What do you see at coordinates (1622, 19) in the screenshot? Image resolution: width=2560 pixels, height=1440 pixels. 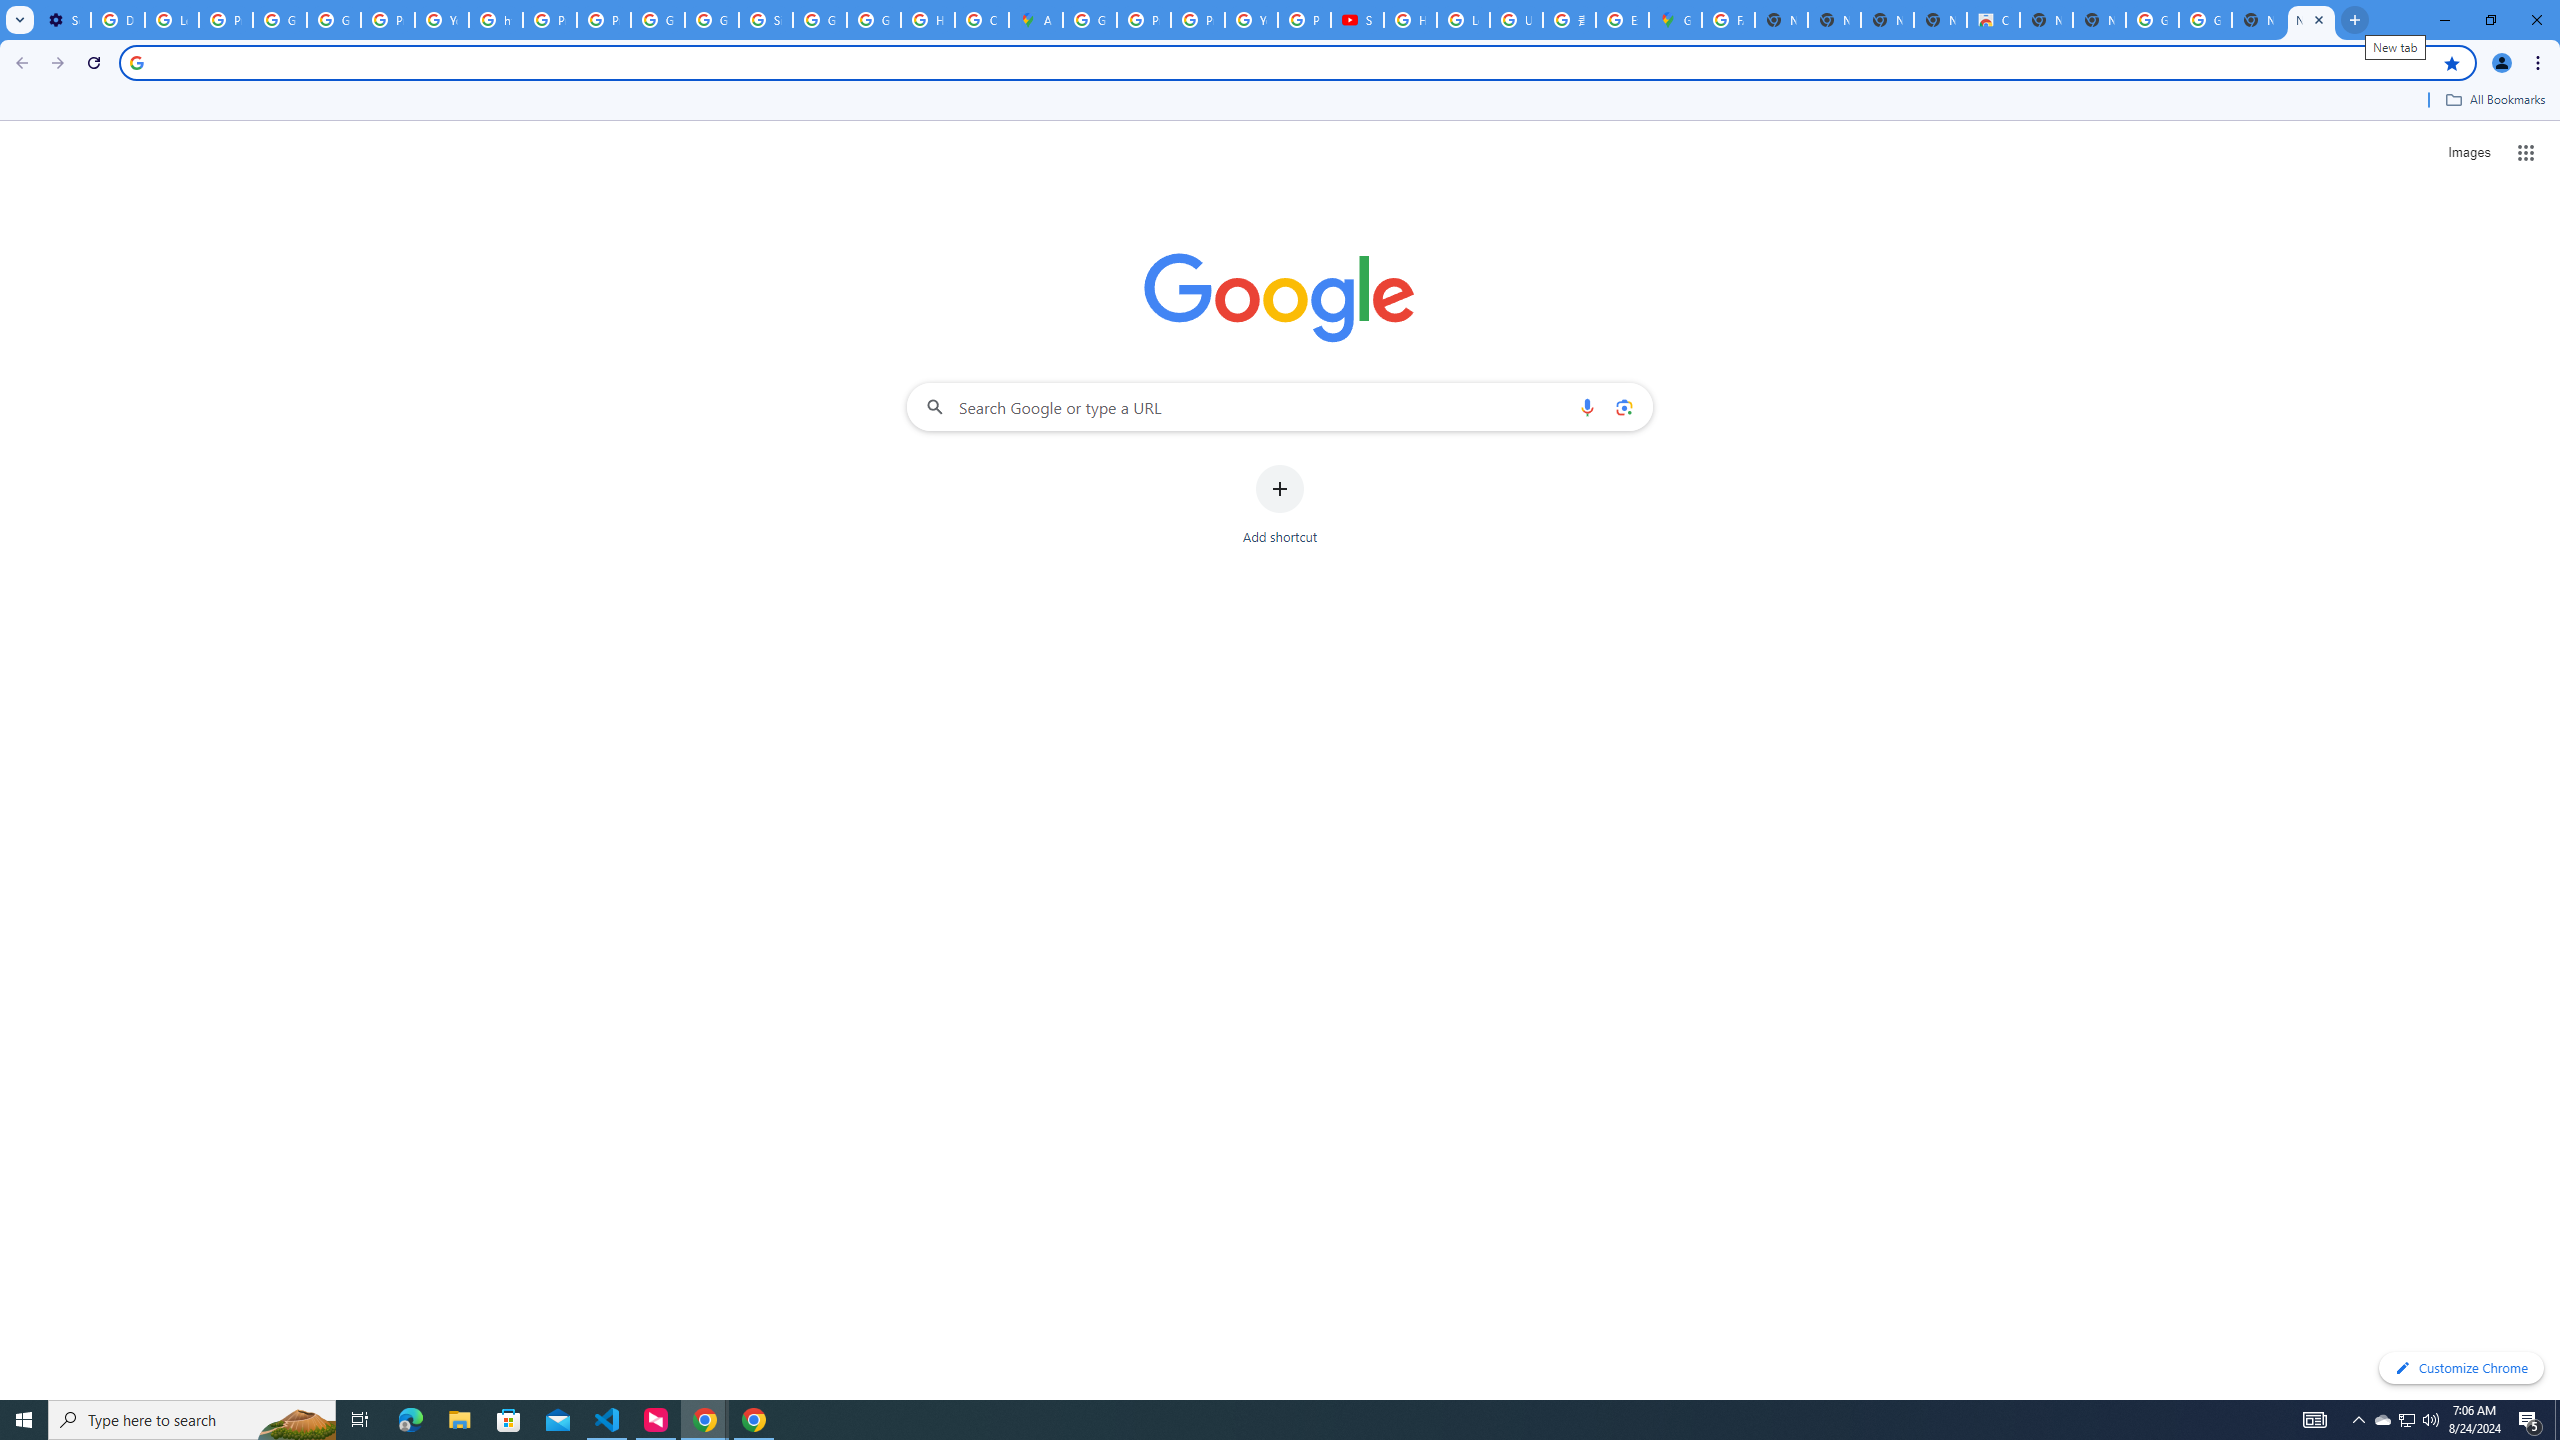 I see `'Explore new street-level details - Google Maps Help'` at bounding box center [1622, 19].